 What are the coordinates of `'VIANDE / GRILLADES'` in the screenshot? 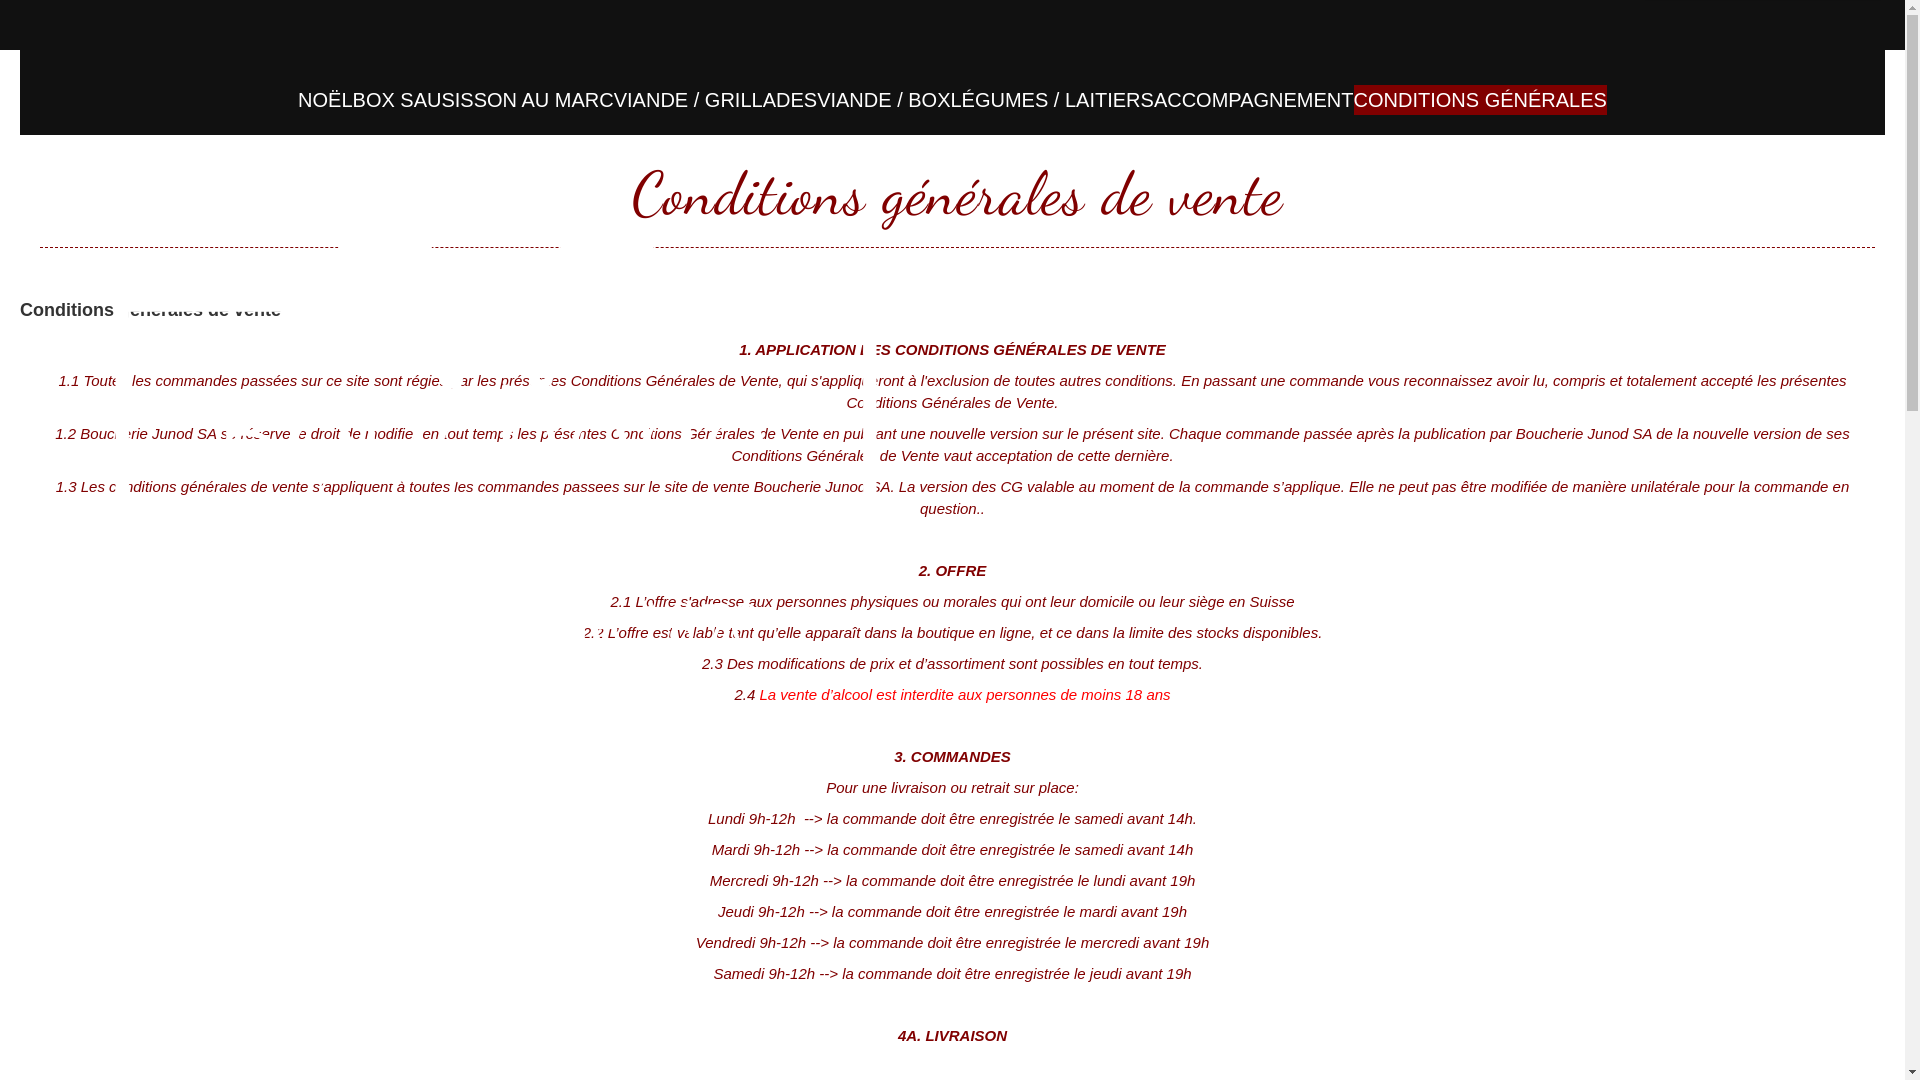 It's located at (715, 100).